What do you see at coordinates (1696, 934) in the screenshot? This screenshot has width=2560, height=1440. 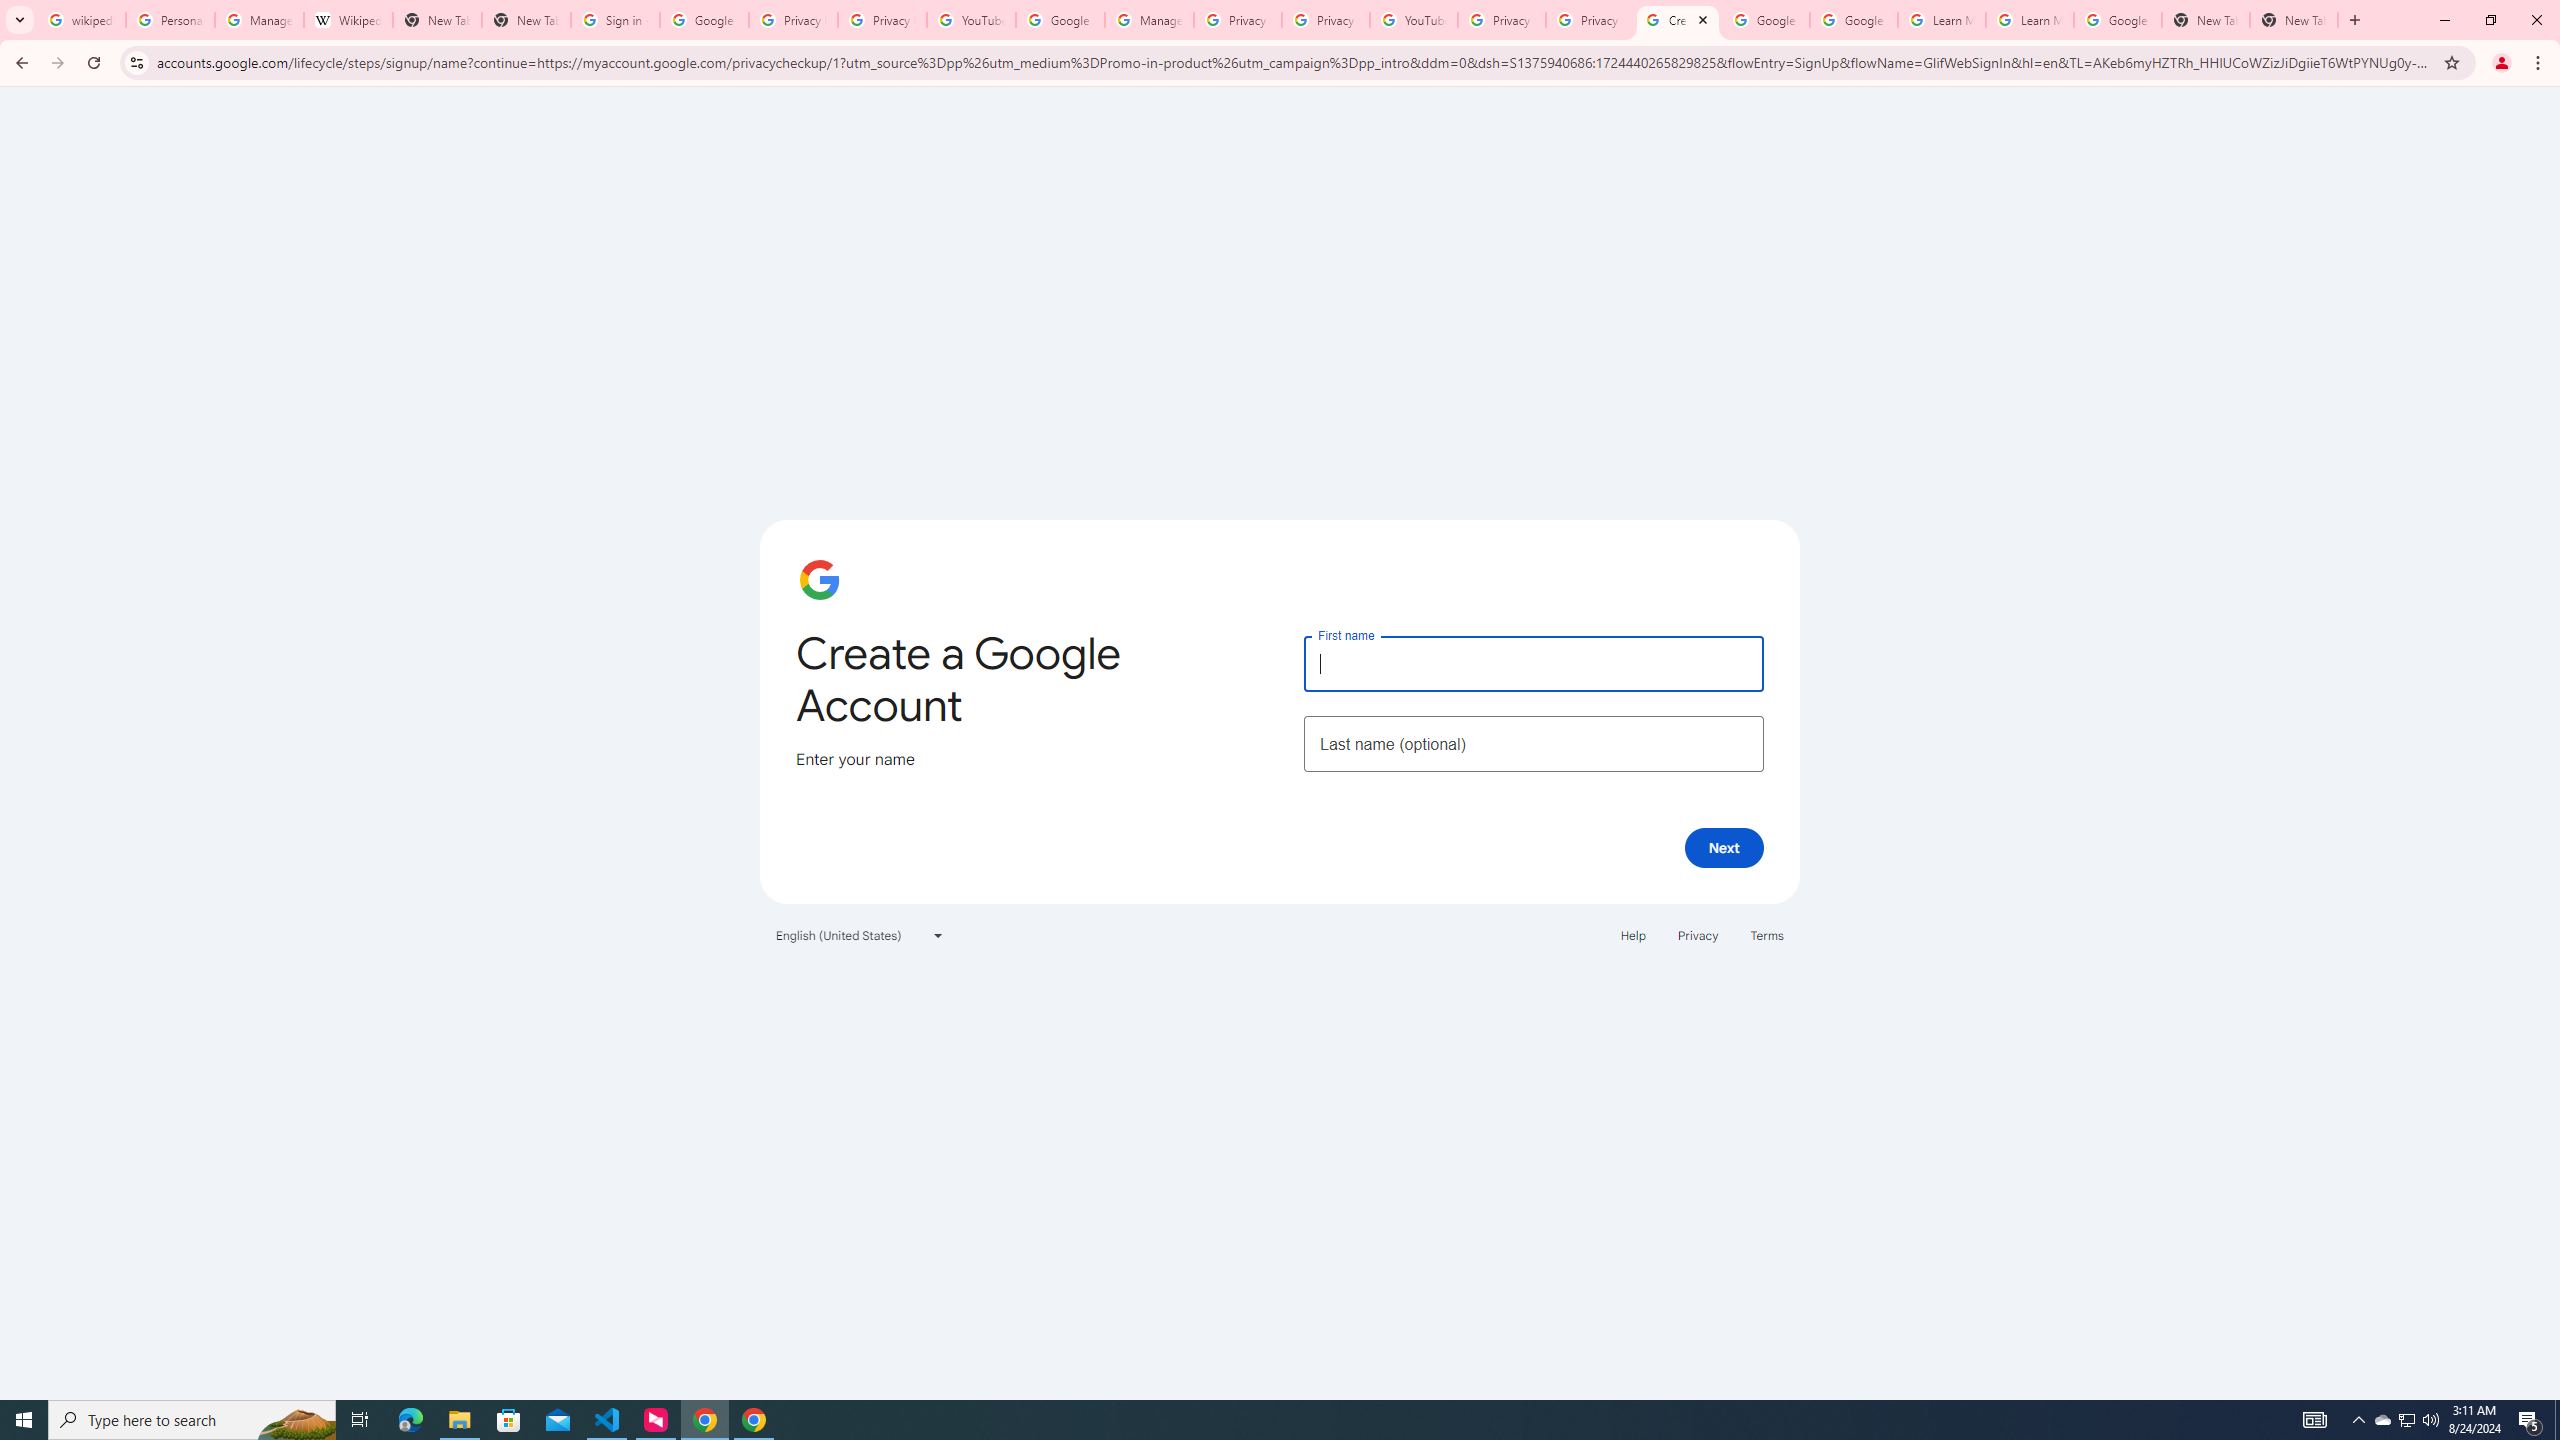 I see `'Privacy'` at bounding box center [1696, 934].